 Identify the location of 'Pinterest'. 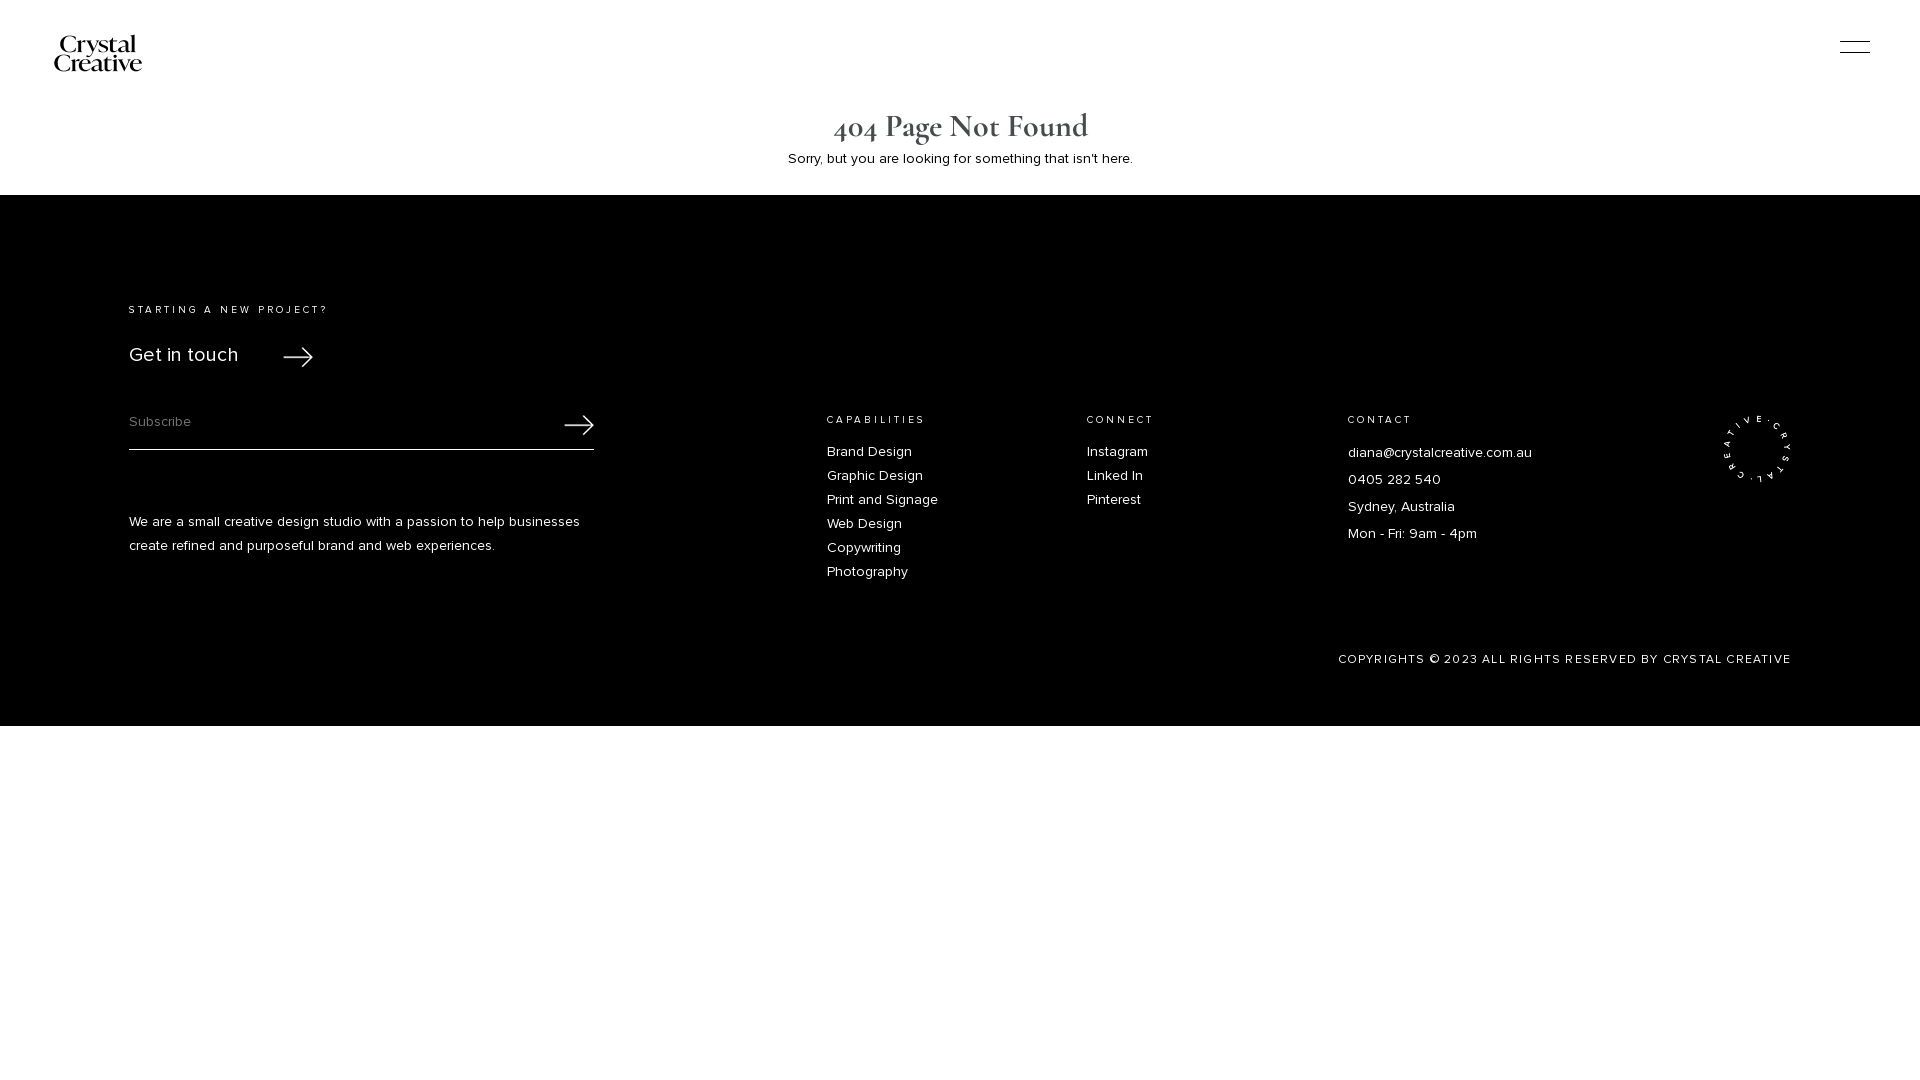
(1216, 499).